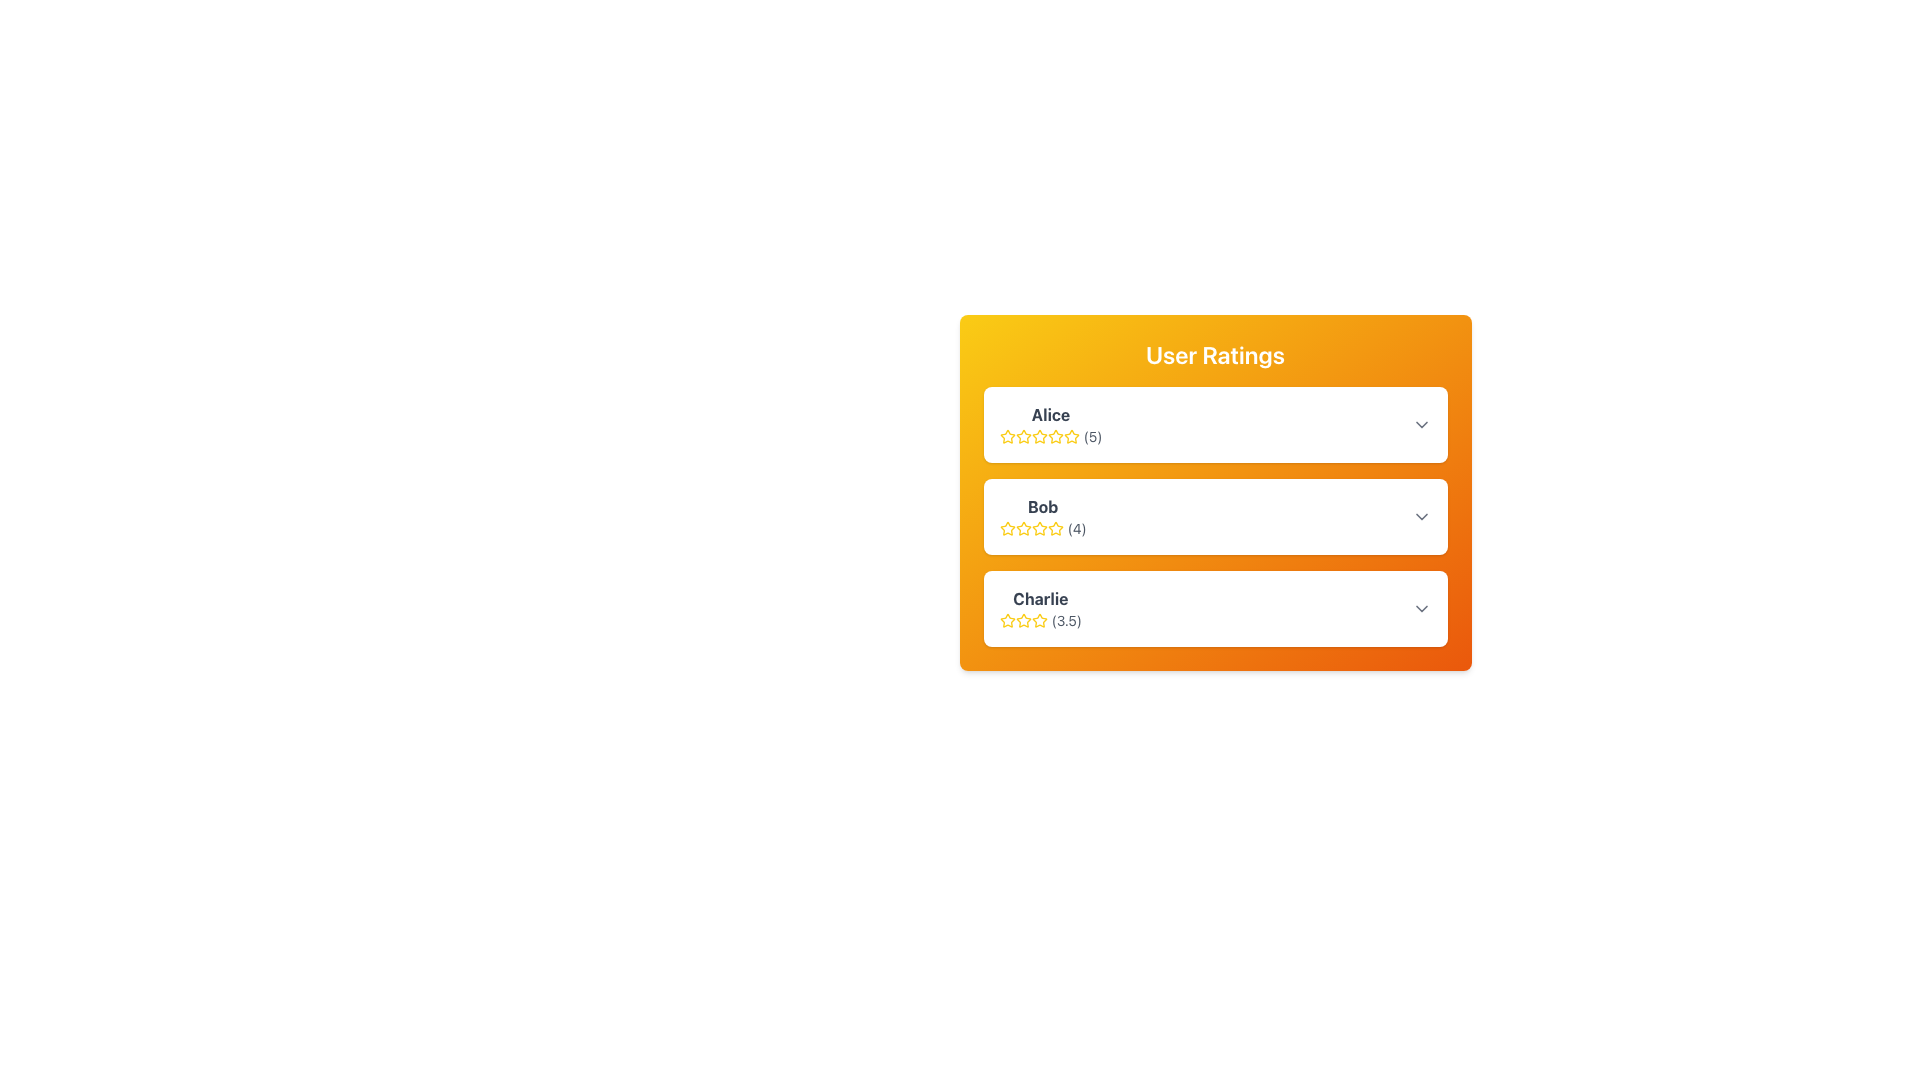  I want to click on the rating display element, which shows a full five-star rating and the number of reviews, located below the text 'Alice' and before the dropdown control, so click(1050, 435).